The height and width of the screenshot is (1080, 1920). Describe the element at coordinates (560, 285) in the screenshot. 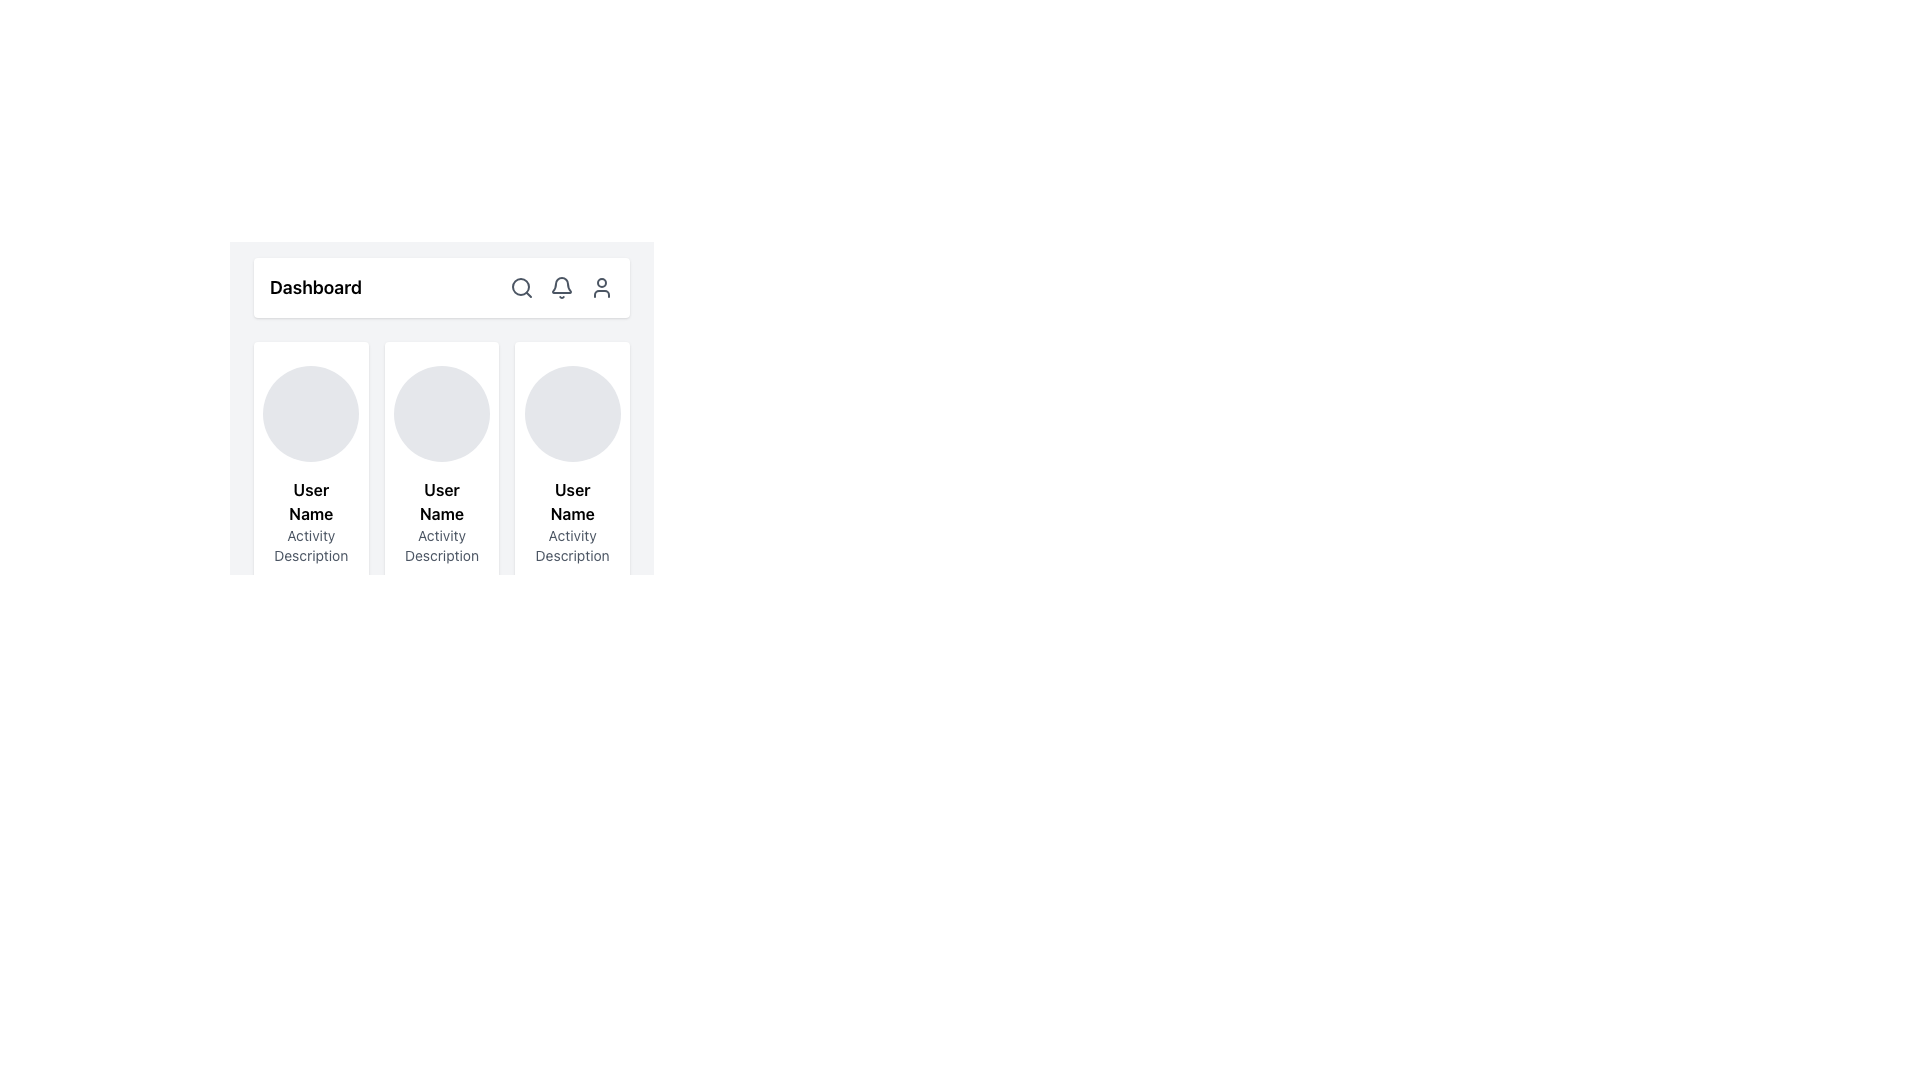

I see `the gray bell icon located in the top-right corner of the interface` at that location.